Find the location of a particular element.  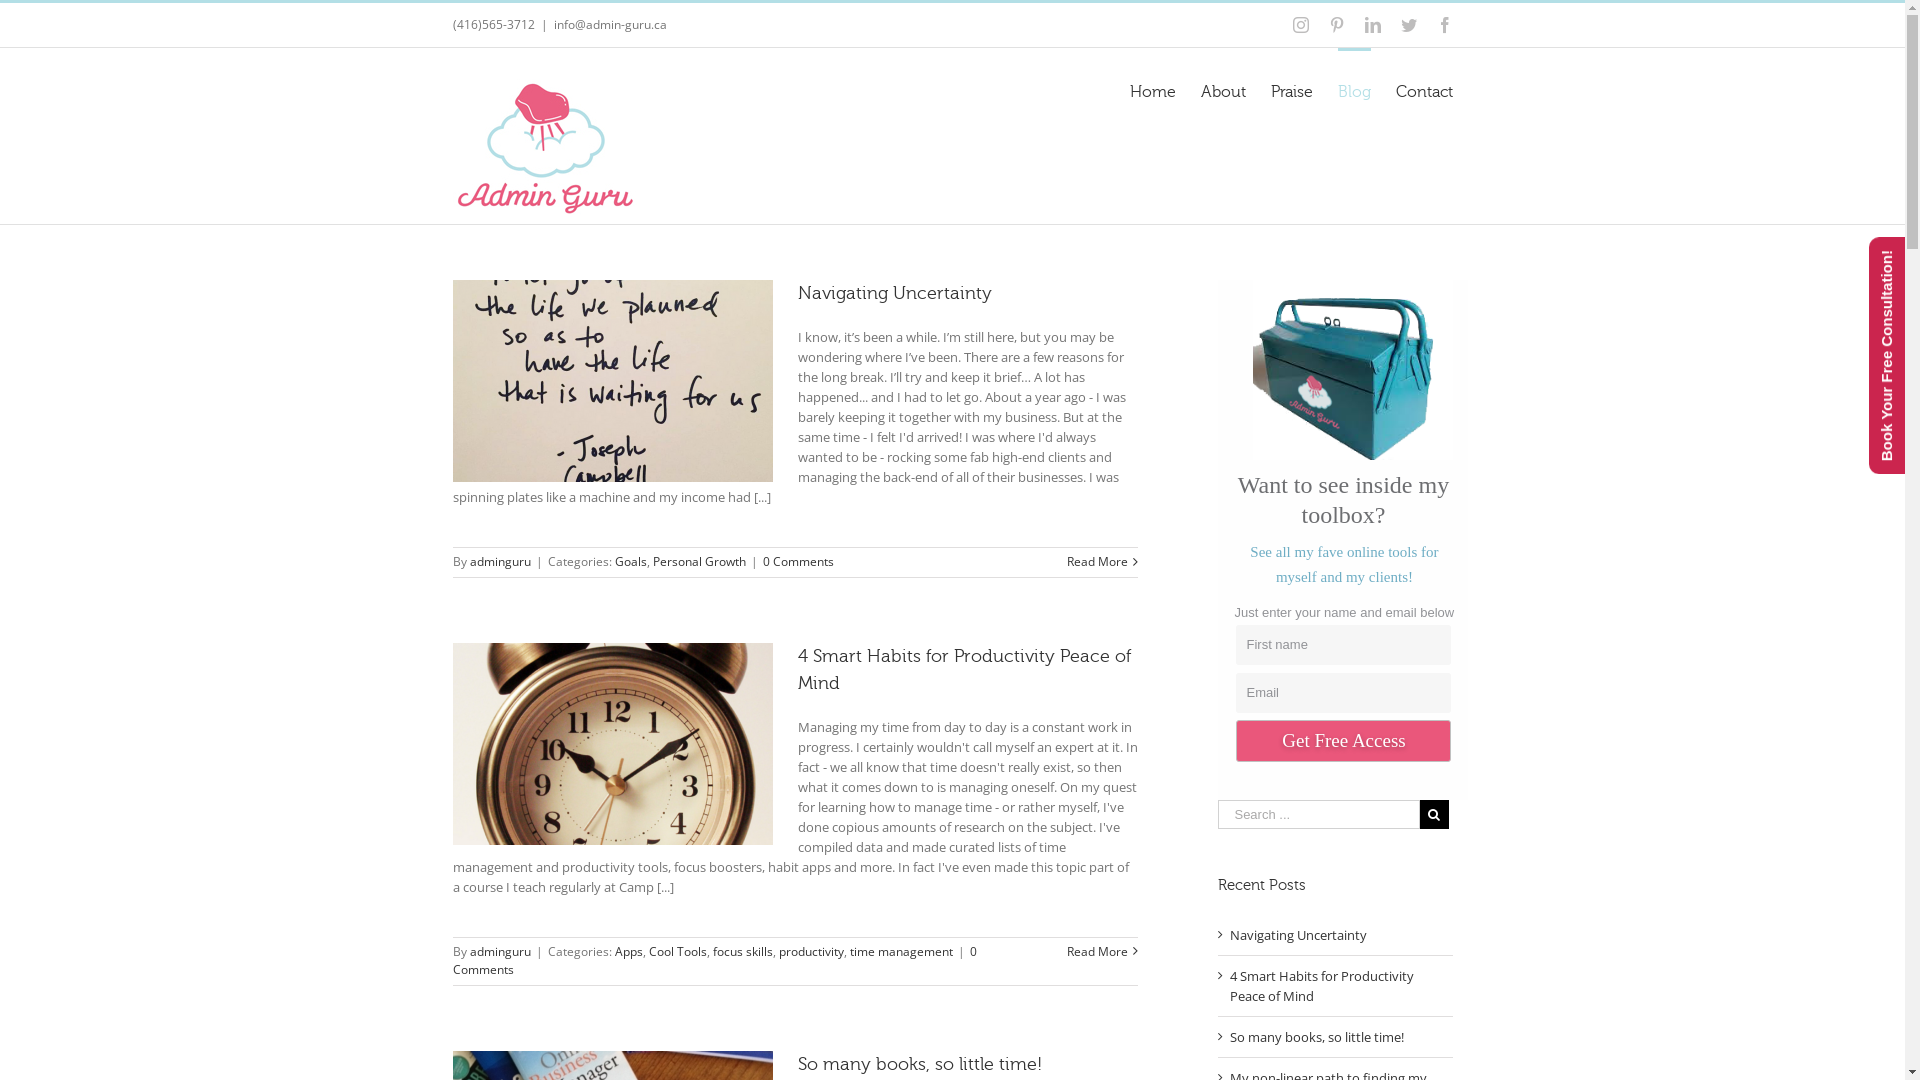

'Read More' is located at coordinates (1096, 561).